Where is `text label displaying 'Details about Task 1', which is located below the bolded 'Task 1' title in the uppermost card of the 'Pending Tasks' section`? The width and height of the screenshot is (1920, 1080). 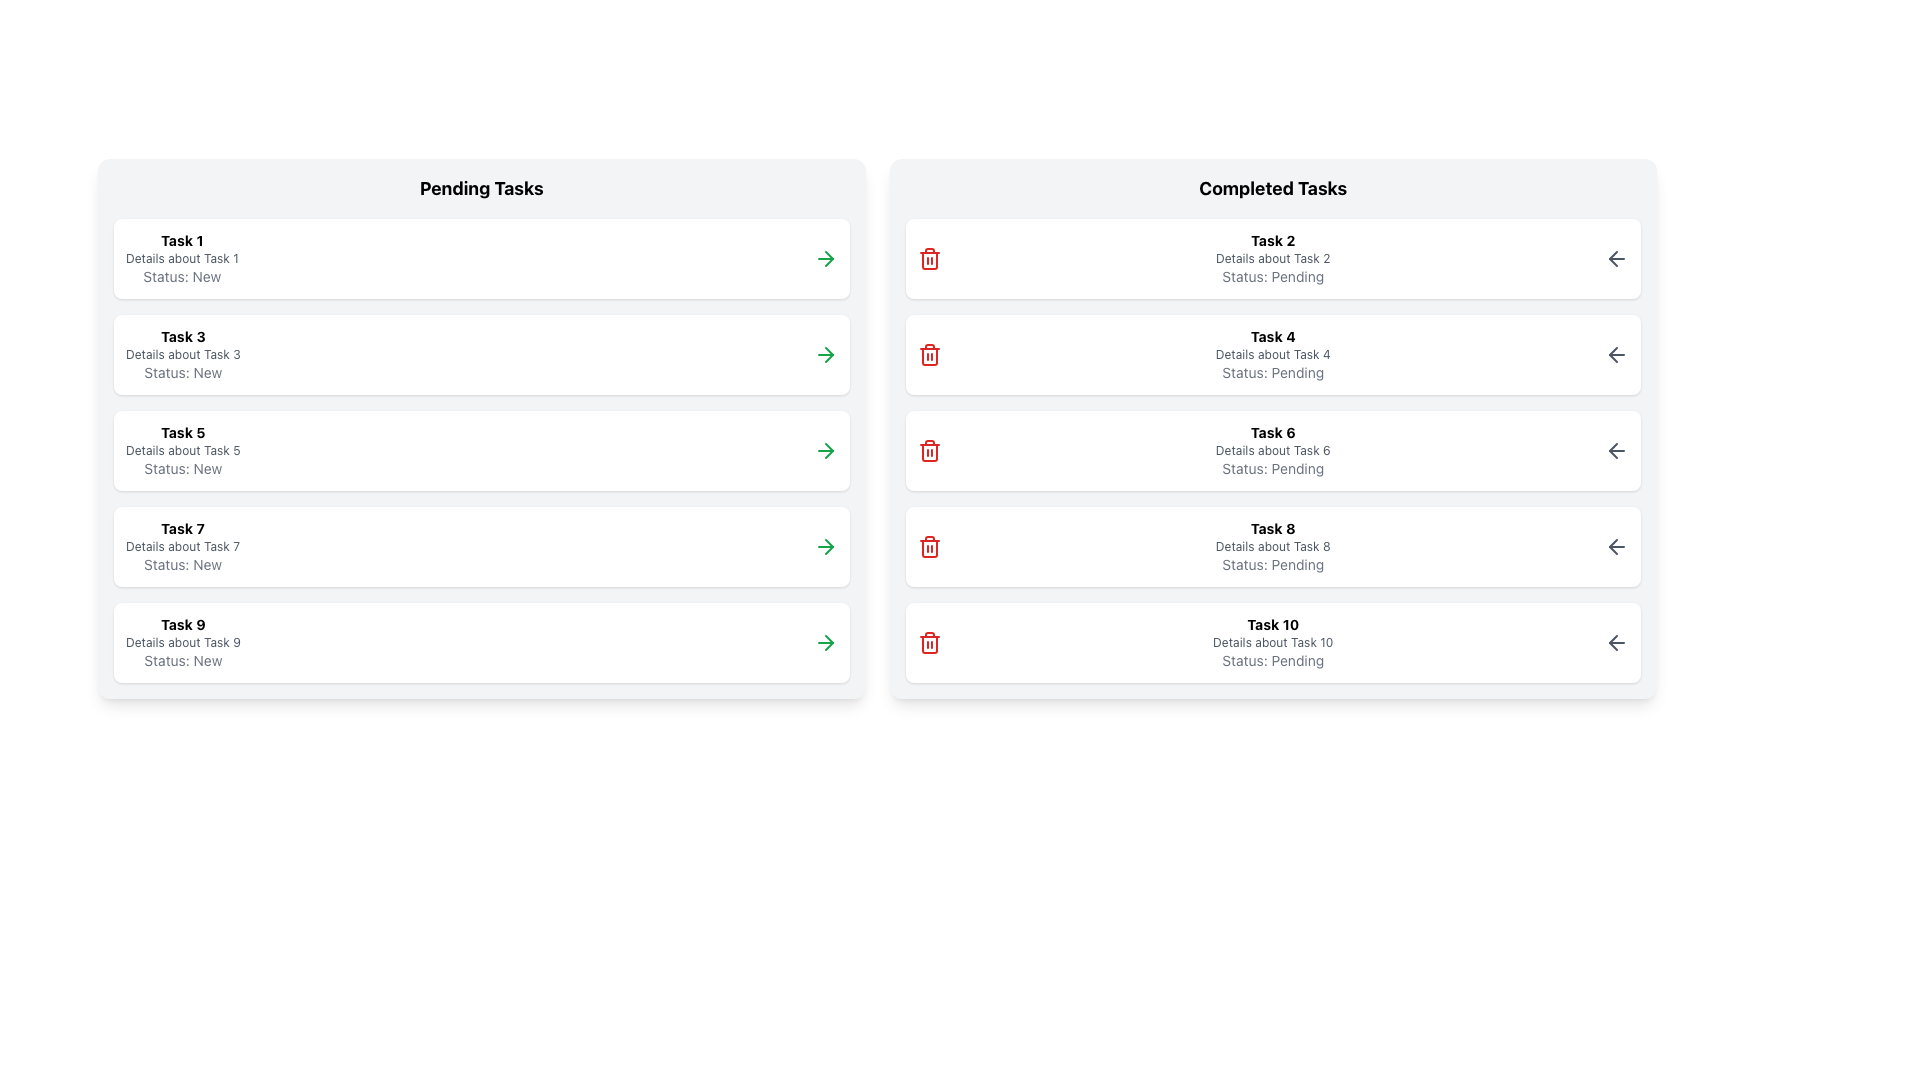
text label displaying 'Details about Task 1', which is located below the bolded 'Task 1' title in the uppermost card of the 'Pending Tasks' section is located at coordinates (182, 257).